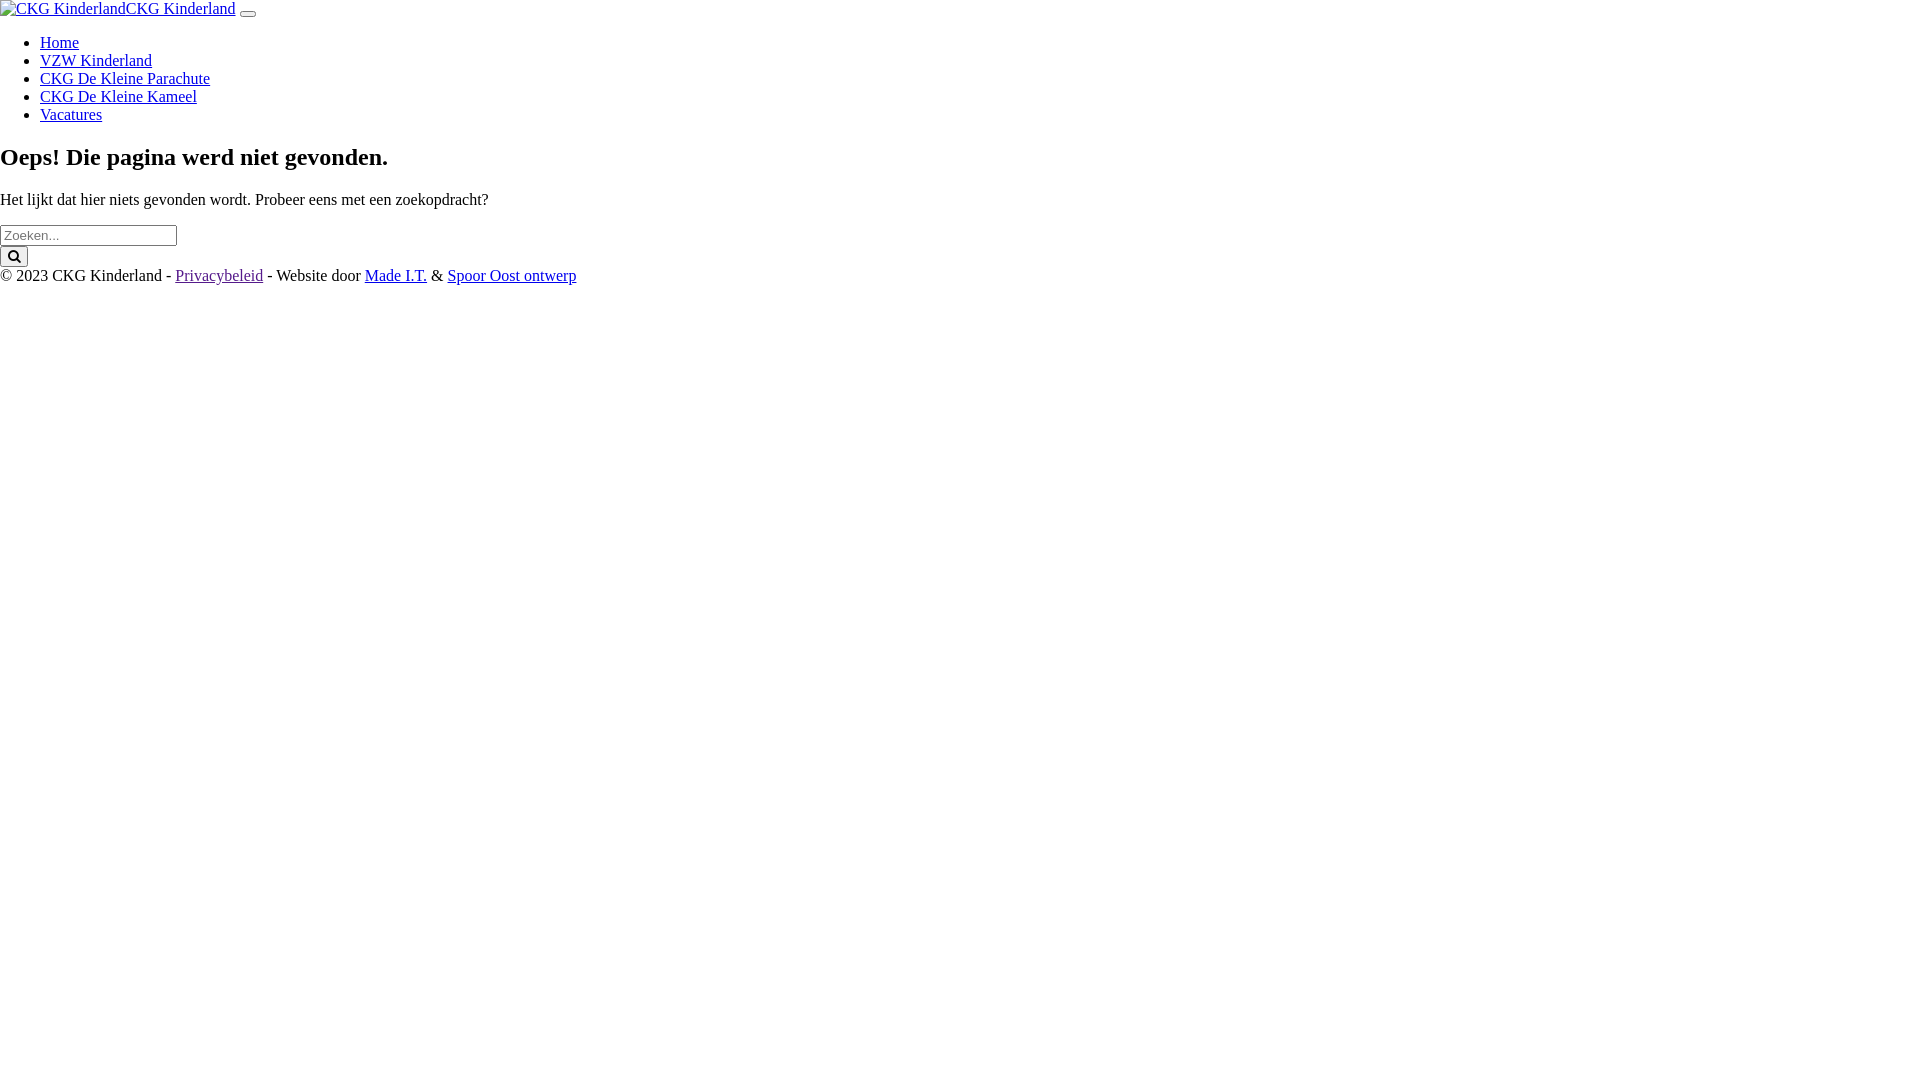 Image resolution: width=1920 pixels, height=1080 pixels. Describe the element at coordinates (117, 96) in the screenshot. I see `'CKG De Kleine Kameel'` at that location.